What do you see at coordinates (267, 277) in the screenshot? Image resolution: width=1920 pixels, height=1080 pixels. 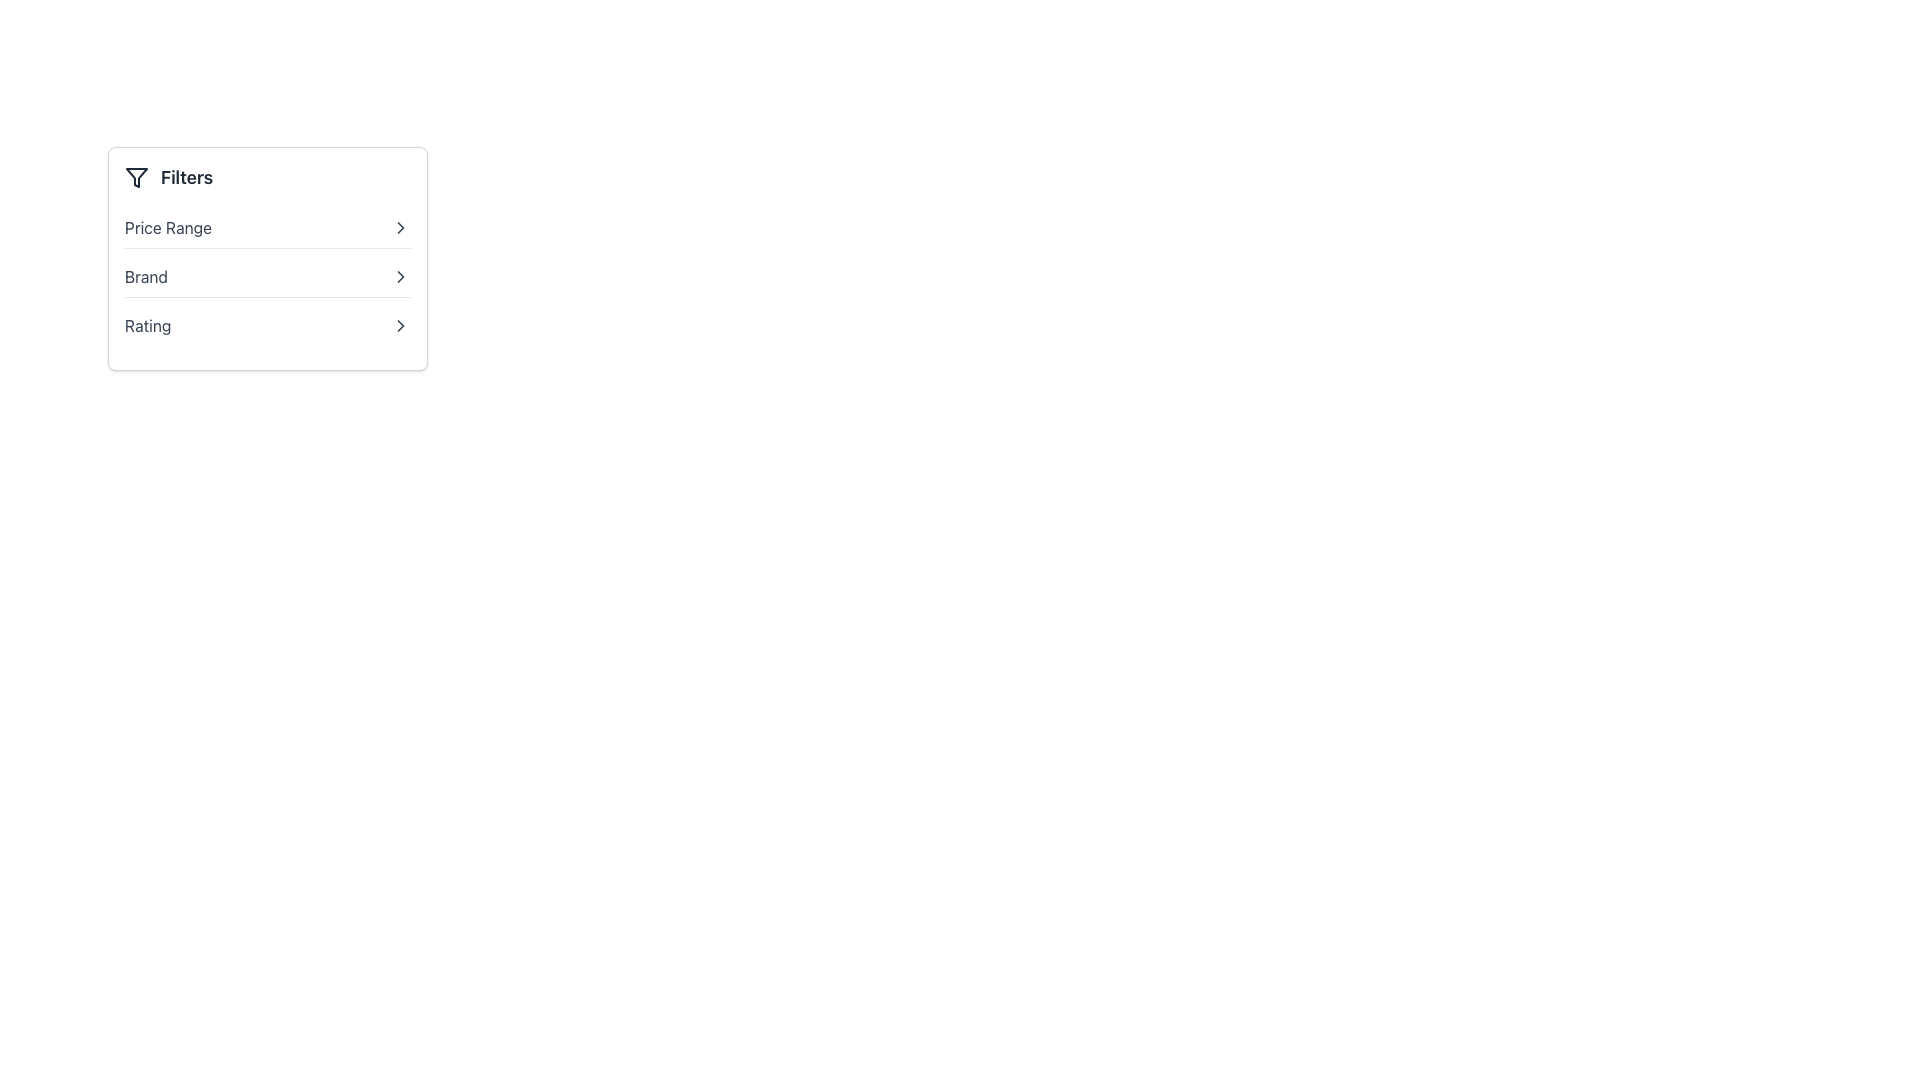 I see `the 'Brand' filter option, which is the second item in the filter menu` at bounding box center [267, 277].